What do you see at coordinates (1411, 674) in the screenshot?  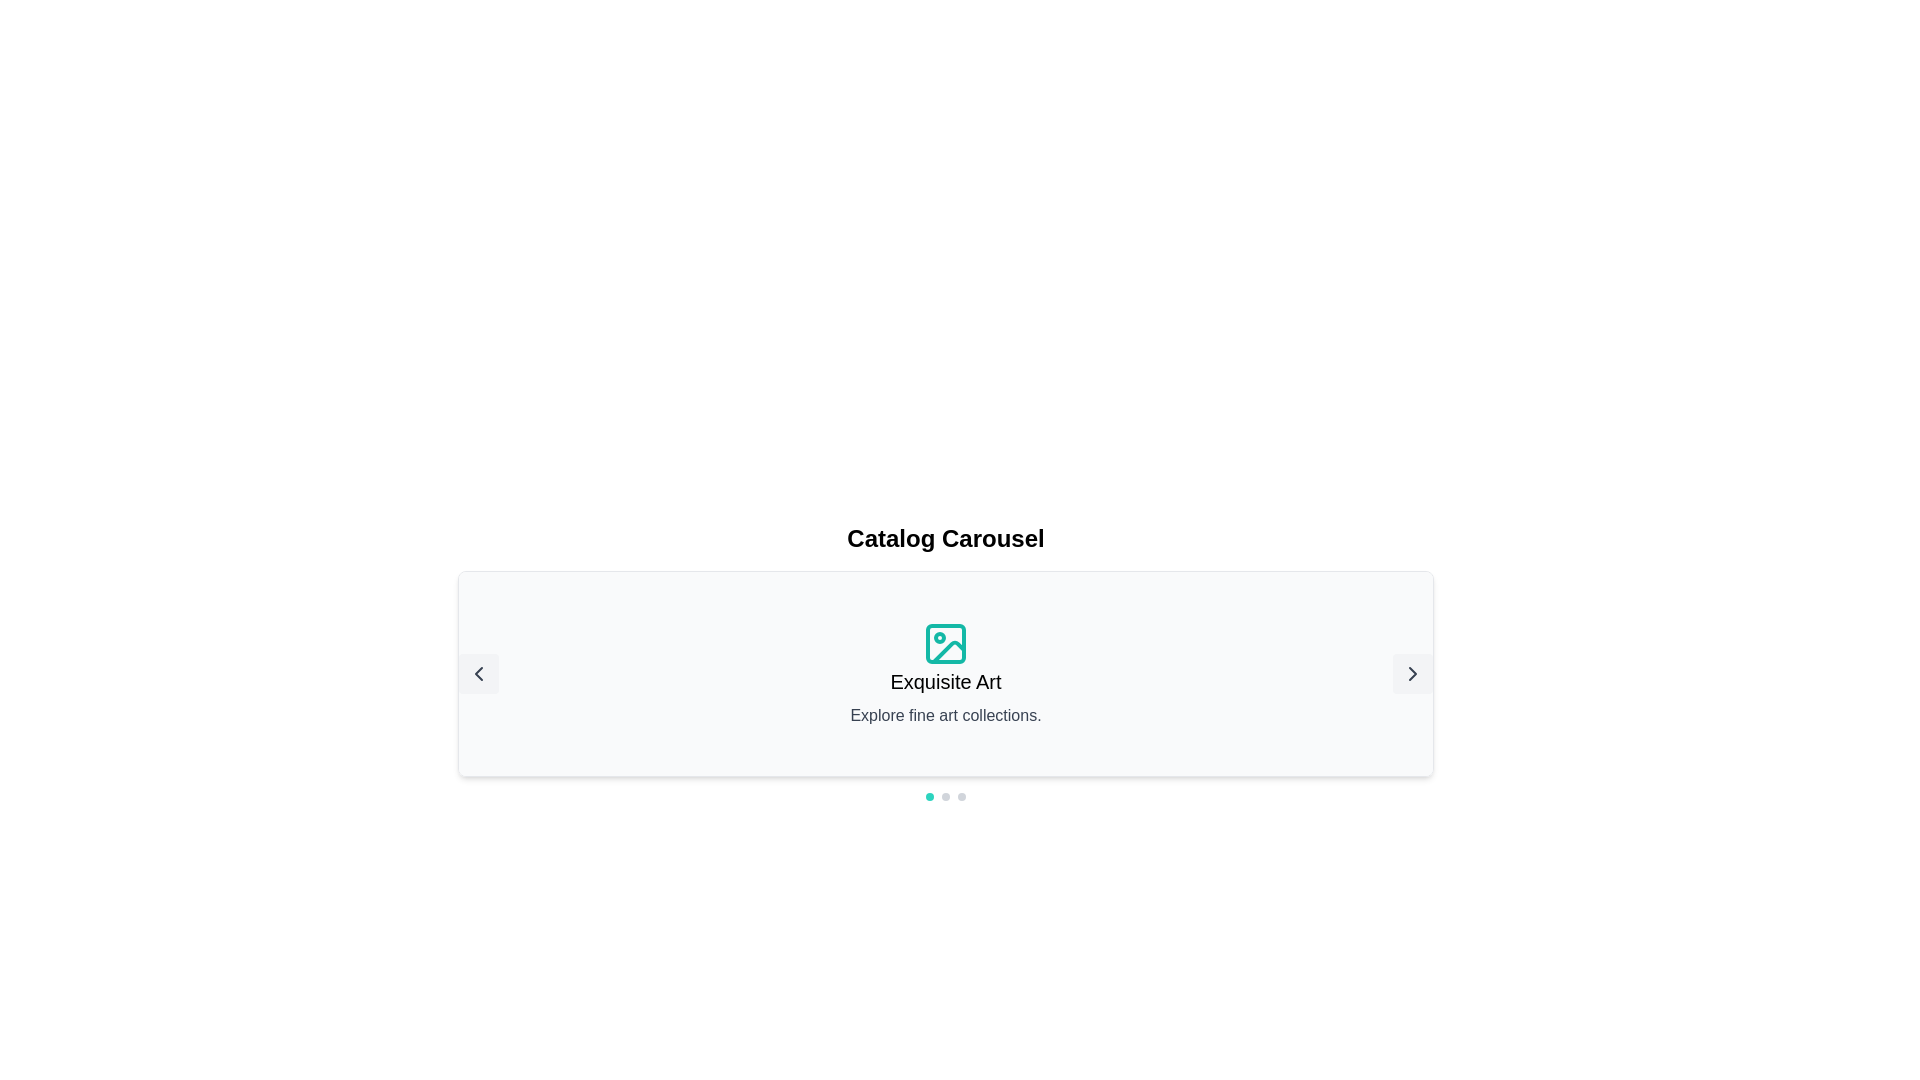 I see `the right-pointing chevron icon located at the right edge of a carousel navigation interface` at bounding box center [1411, 674].